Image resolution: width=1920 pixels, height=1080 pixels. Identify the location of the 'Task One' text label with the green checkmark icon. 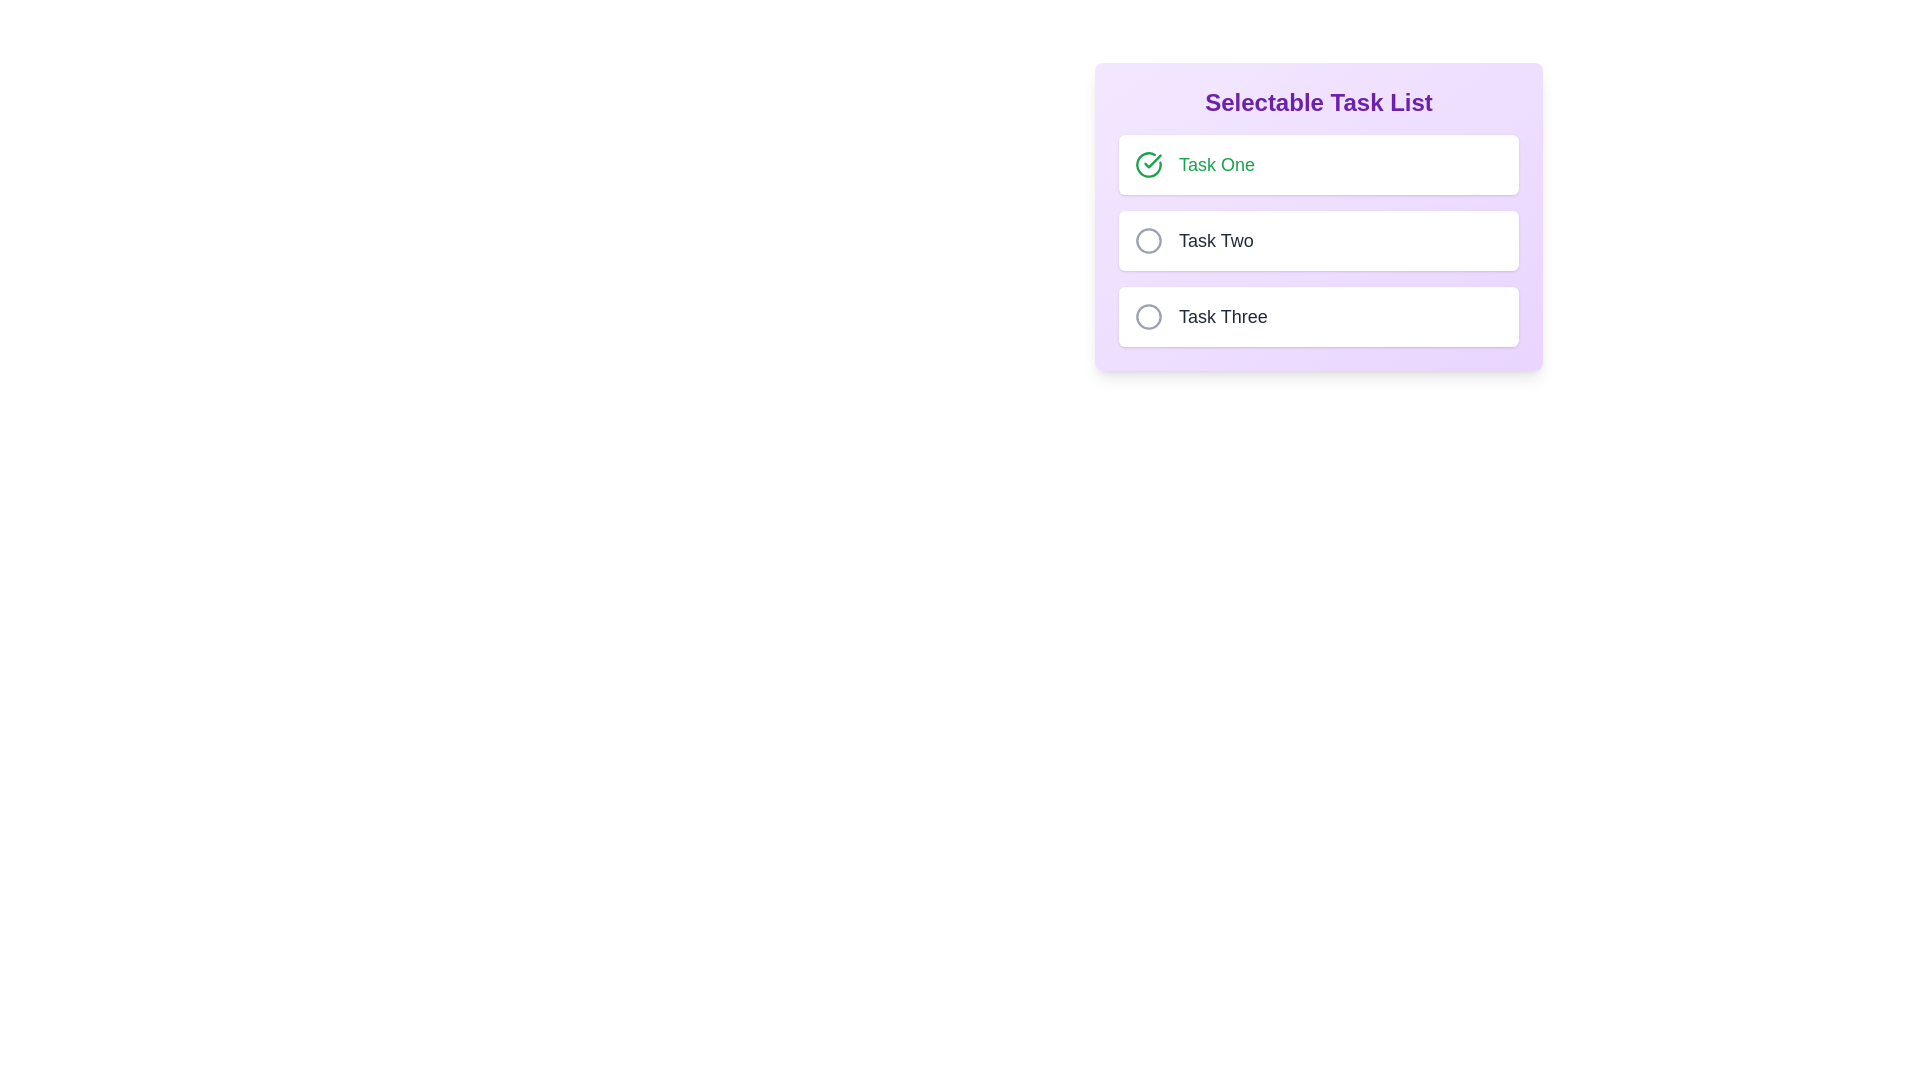
(1195, 164).